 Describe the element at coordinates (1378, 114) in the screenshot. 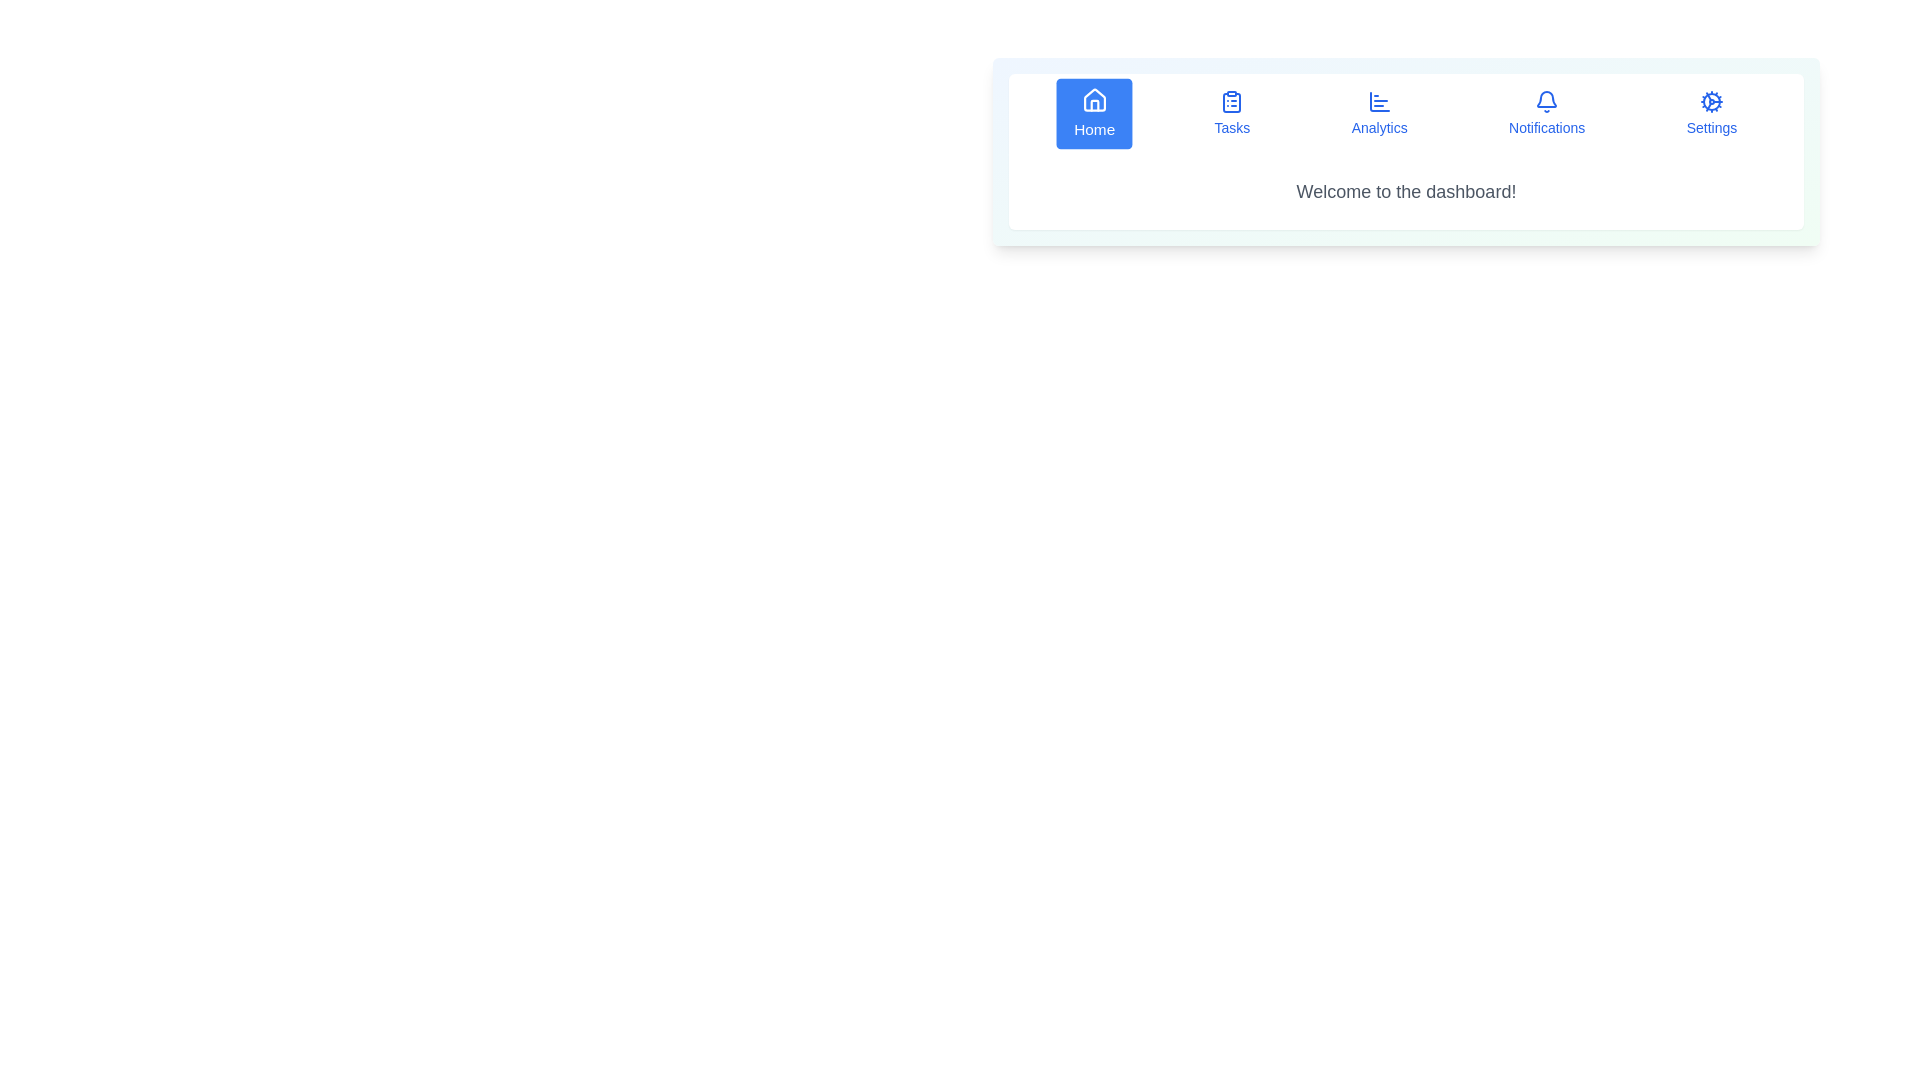

I see `the Analytics tab by clicking on its corresponding button` at that location.